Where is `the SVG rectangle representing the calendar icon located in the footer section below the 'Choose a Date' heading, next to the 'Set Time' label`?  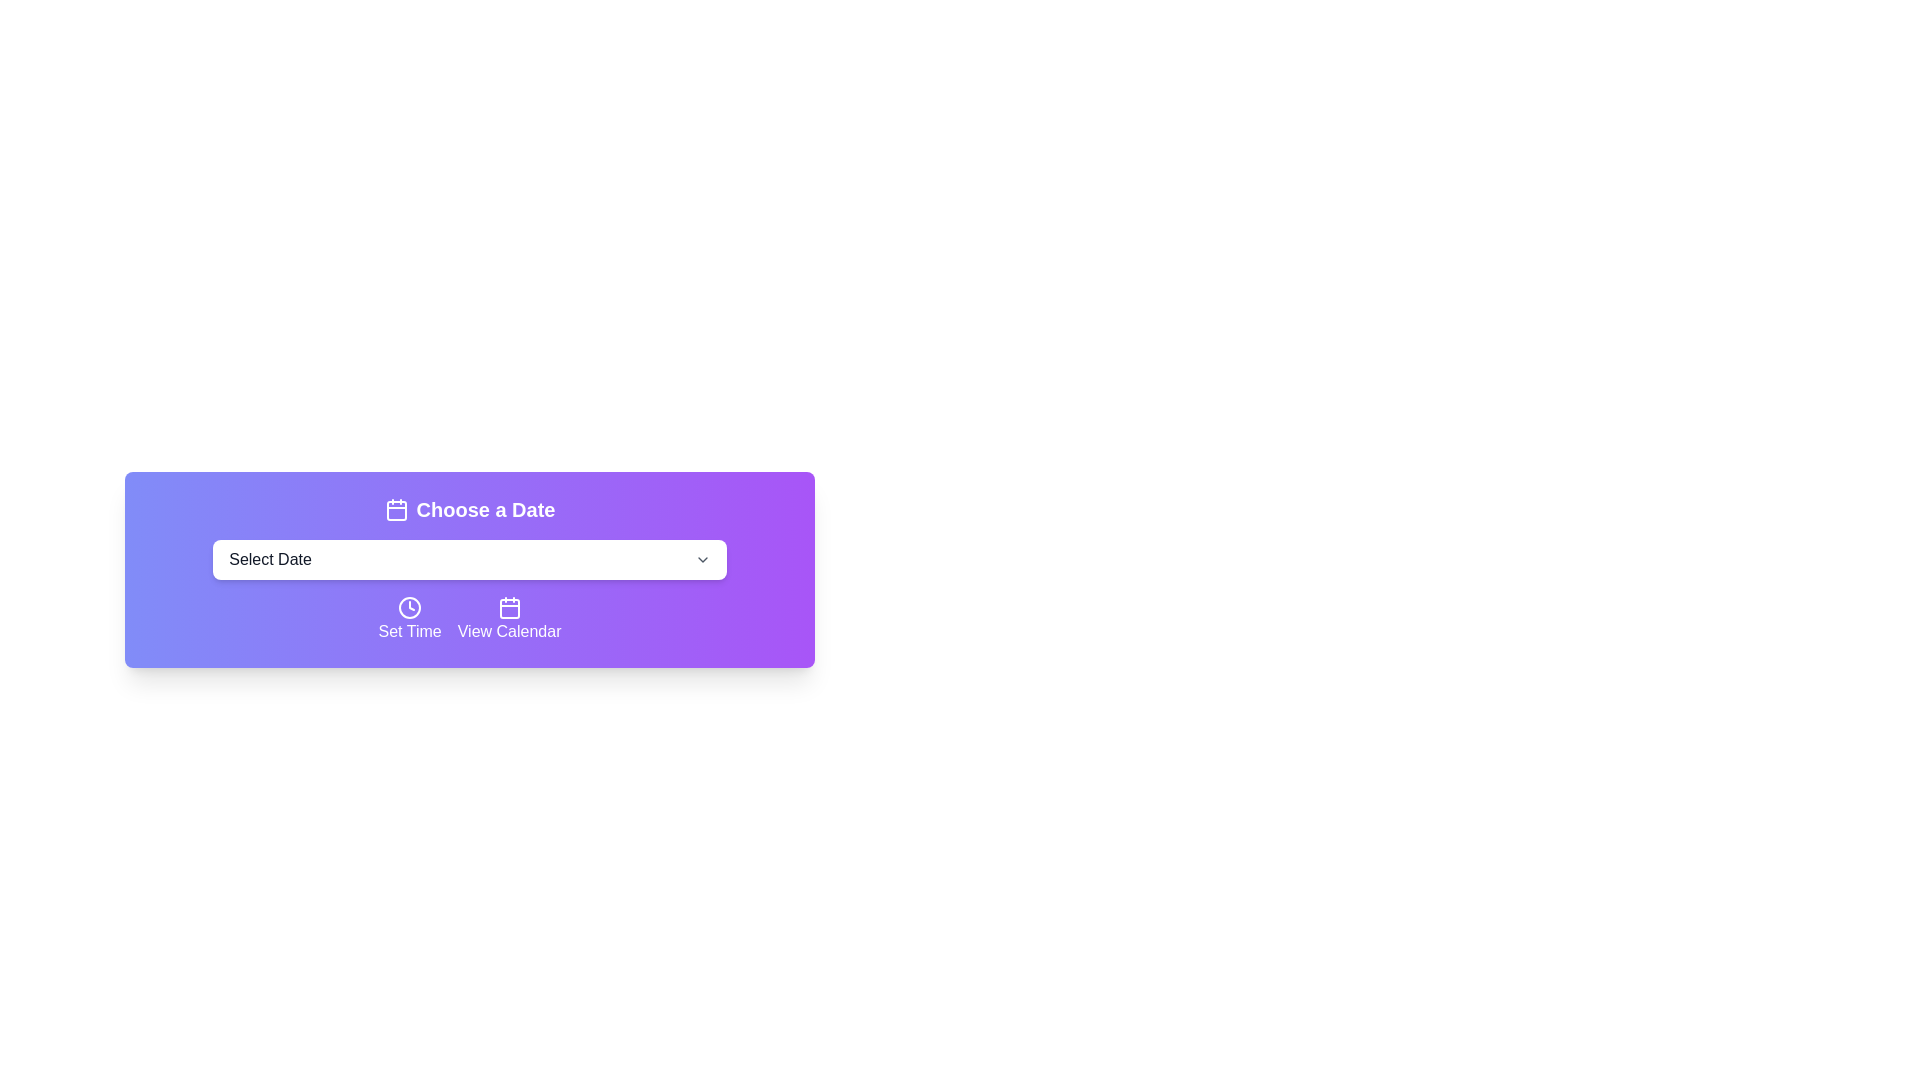 the SVG rectangle representing the calendar icon located in the footer section below the 'Choose a Date' heading, next to the 'Set Time' label is located at coordinates (509, 608).